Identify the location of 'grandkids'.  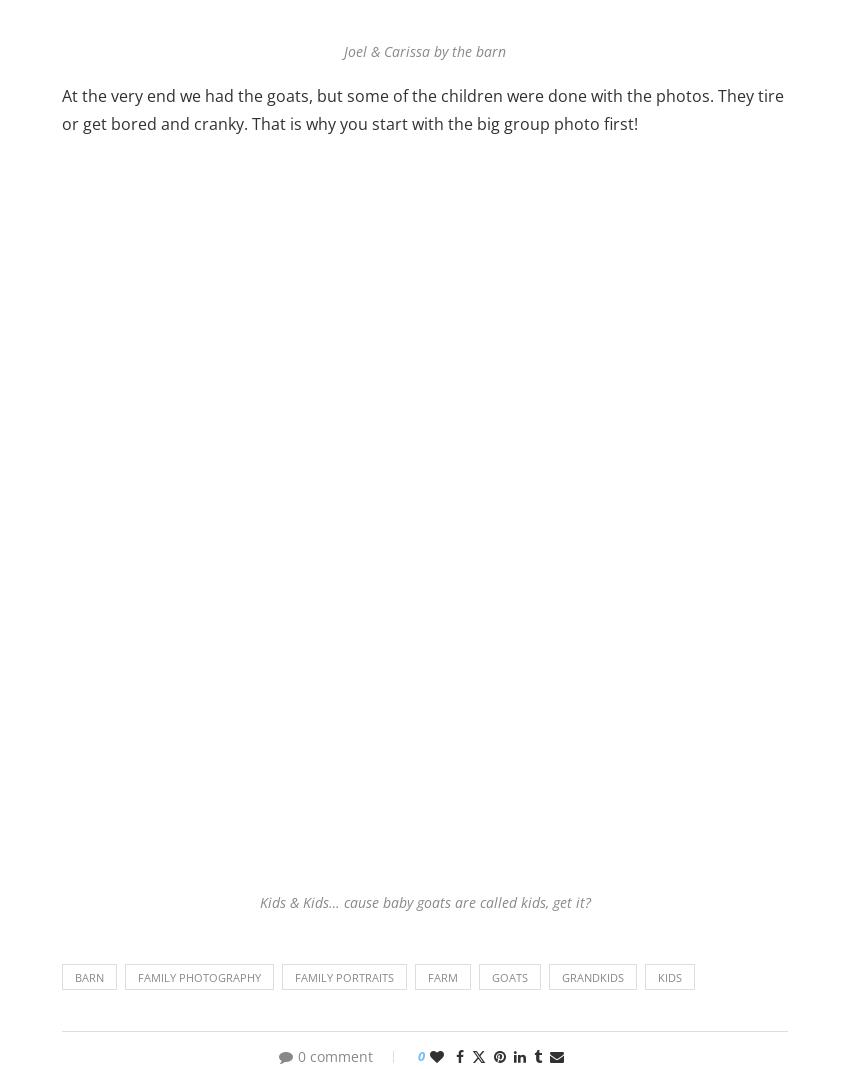
(592, 976).